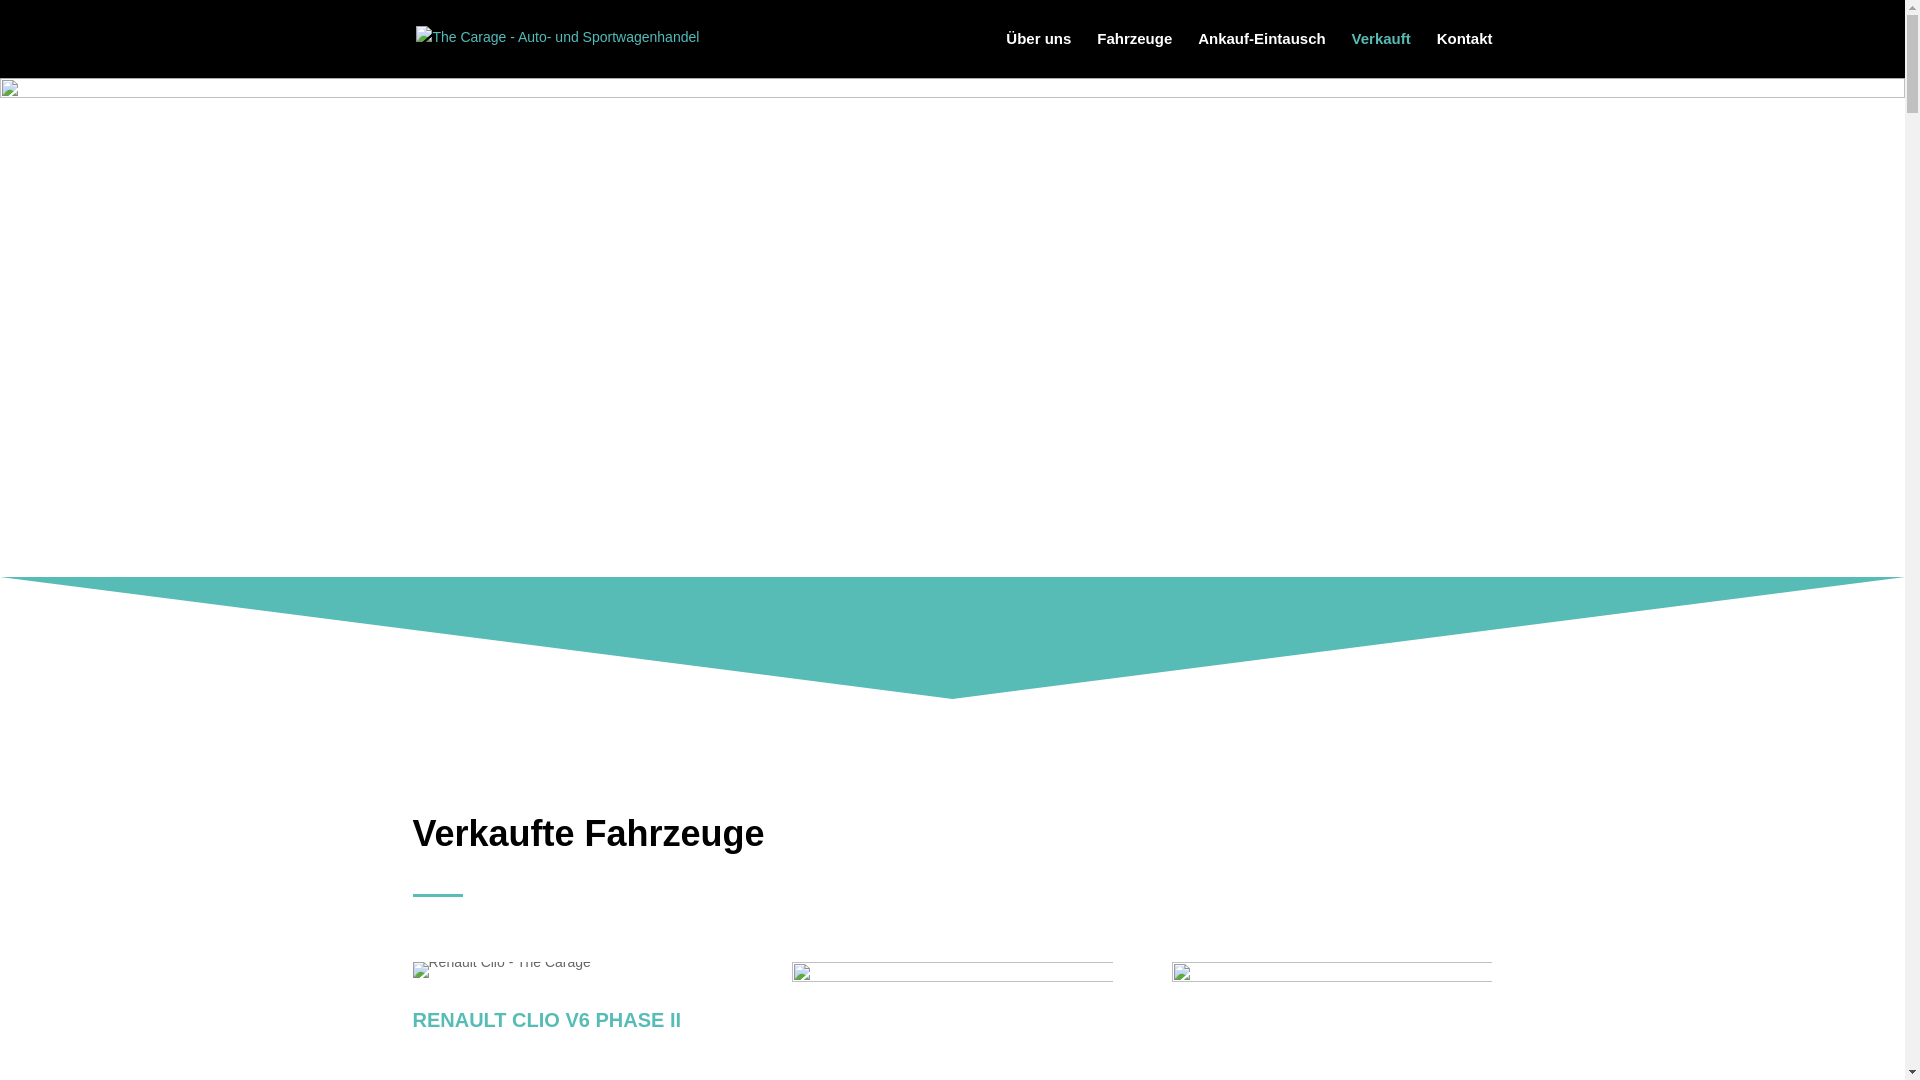 This screenshot has width=1920, height=1080. I want to click on 'Fahrzeuge', so click(1134, 53).